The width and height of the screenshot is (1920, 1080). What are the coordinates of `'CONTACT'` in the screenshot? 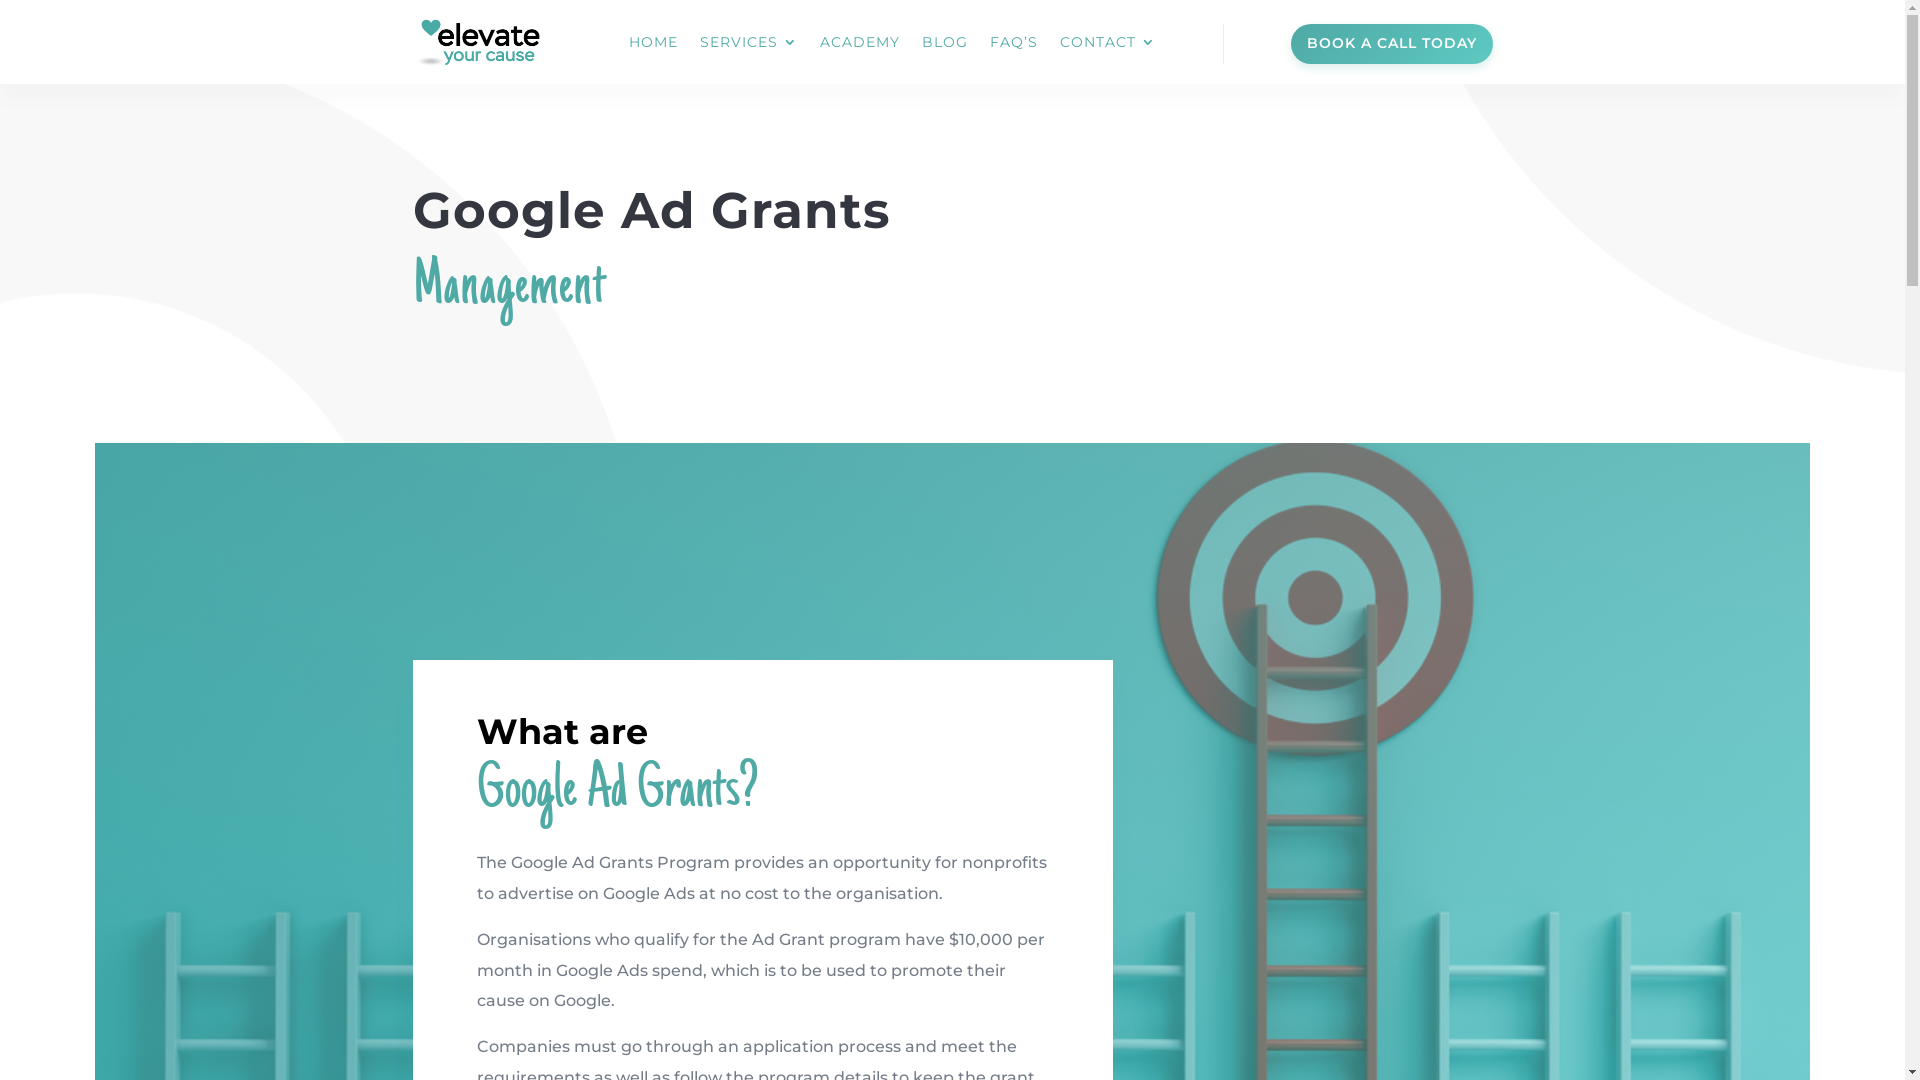 It's located at (1107, 42).